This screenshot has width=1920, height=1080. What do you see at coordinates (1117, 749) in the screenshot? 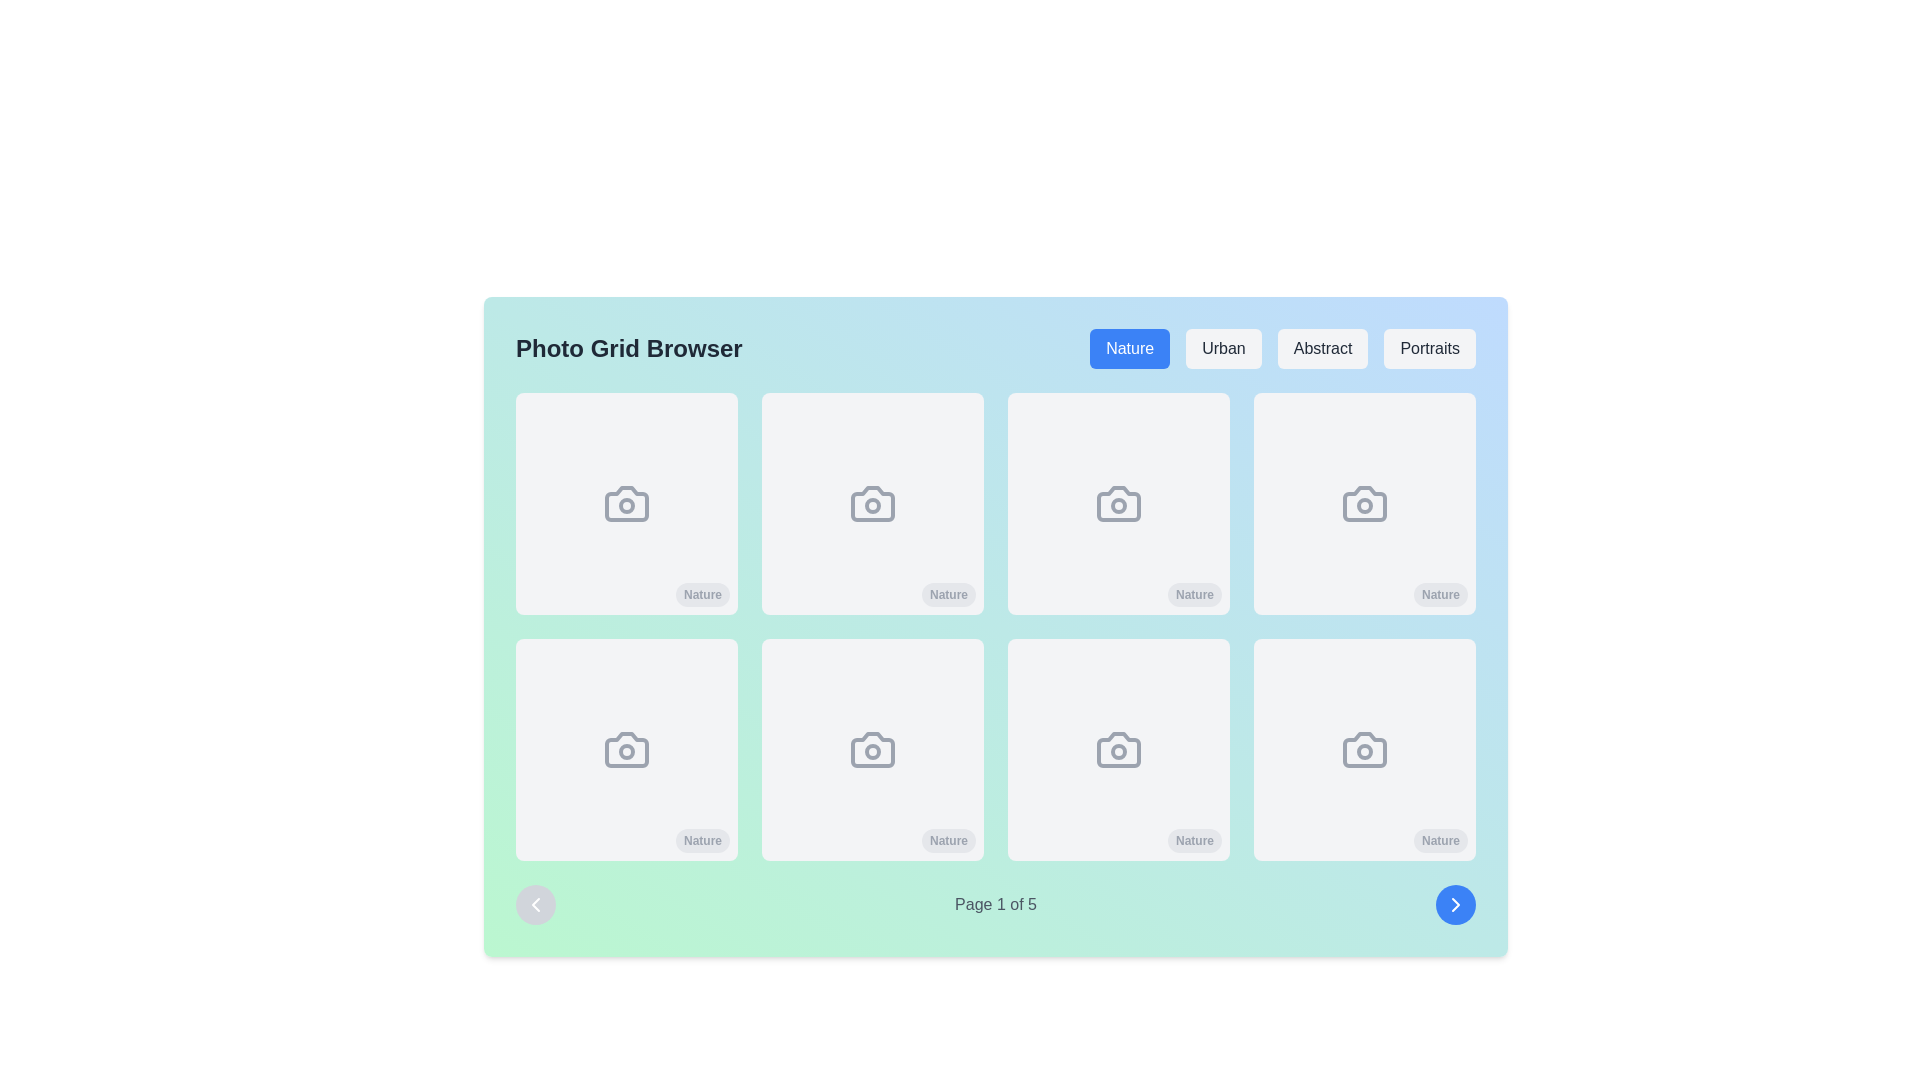
I see `the main body structure of the camera icon in the sixth grid cell of the 3x3 layout to visually associate it with its context` at bounding box center [1117, 749].